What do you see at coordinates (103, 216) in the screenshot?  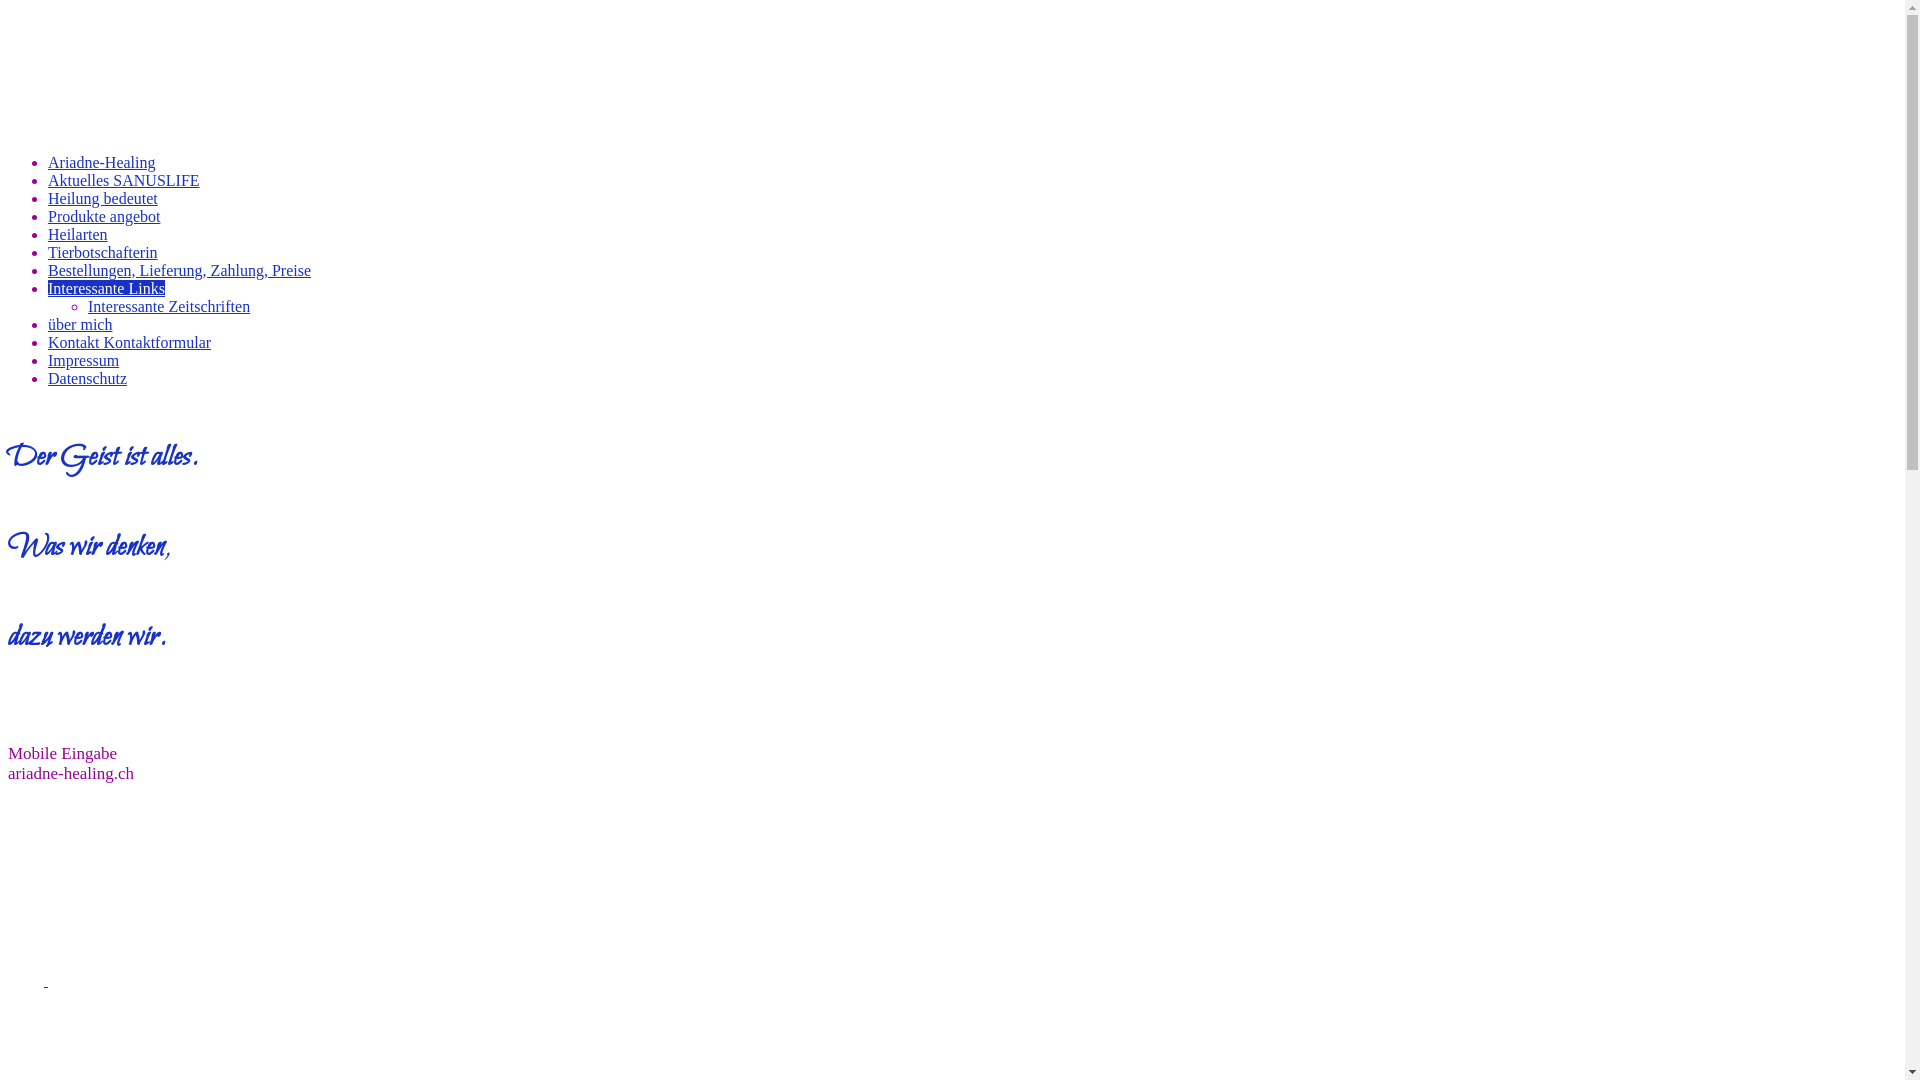 I see `'Produkte angebot'` at bounding box center [103, 216].